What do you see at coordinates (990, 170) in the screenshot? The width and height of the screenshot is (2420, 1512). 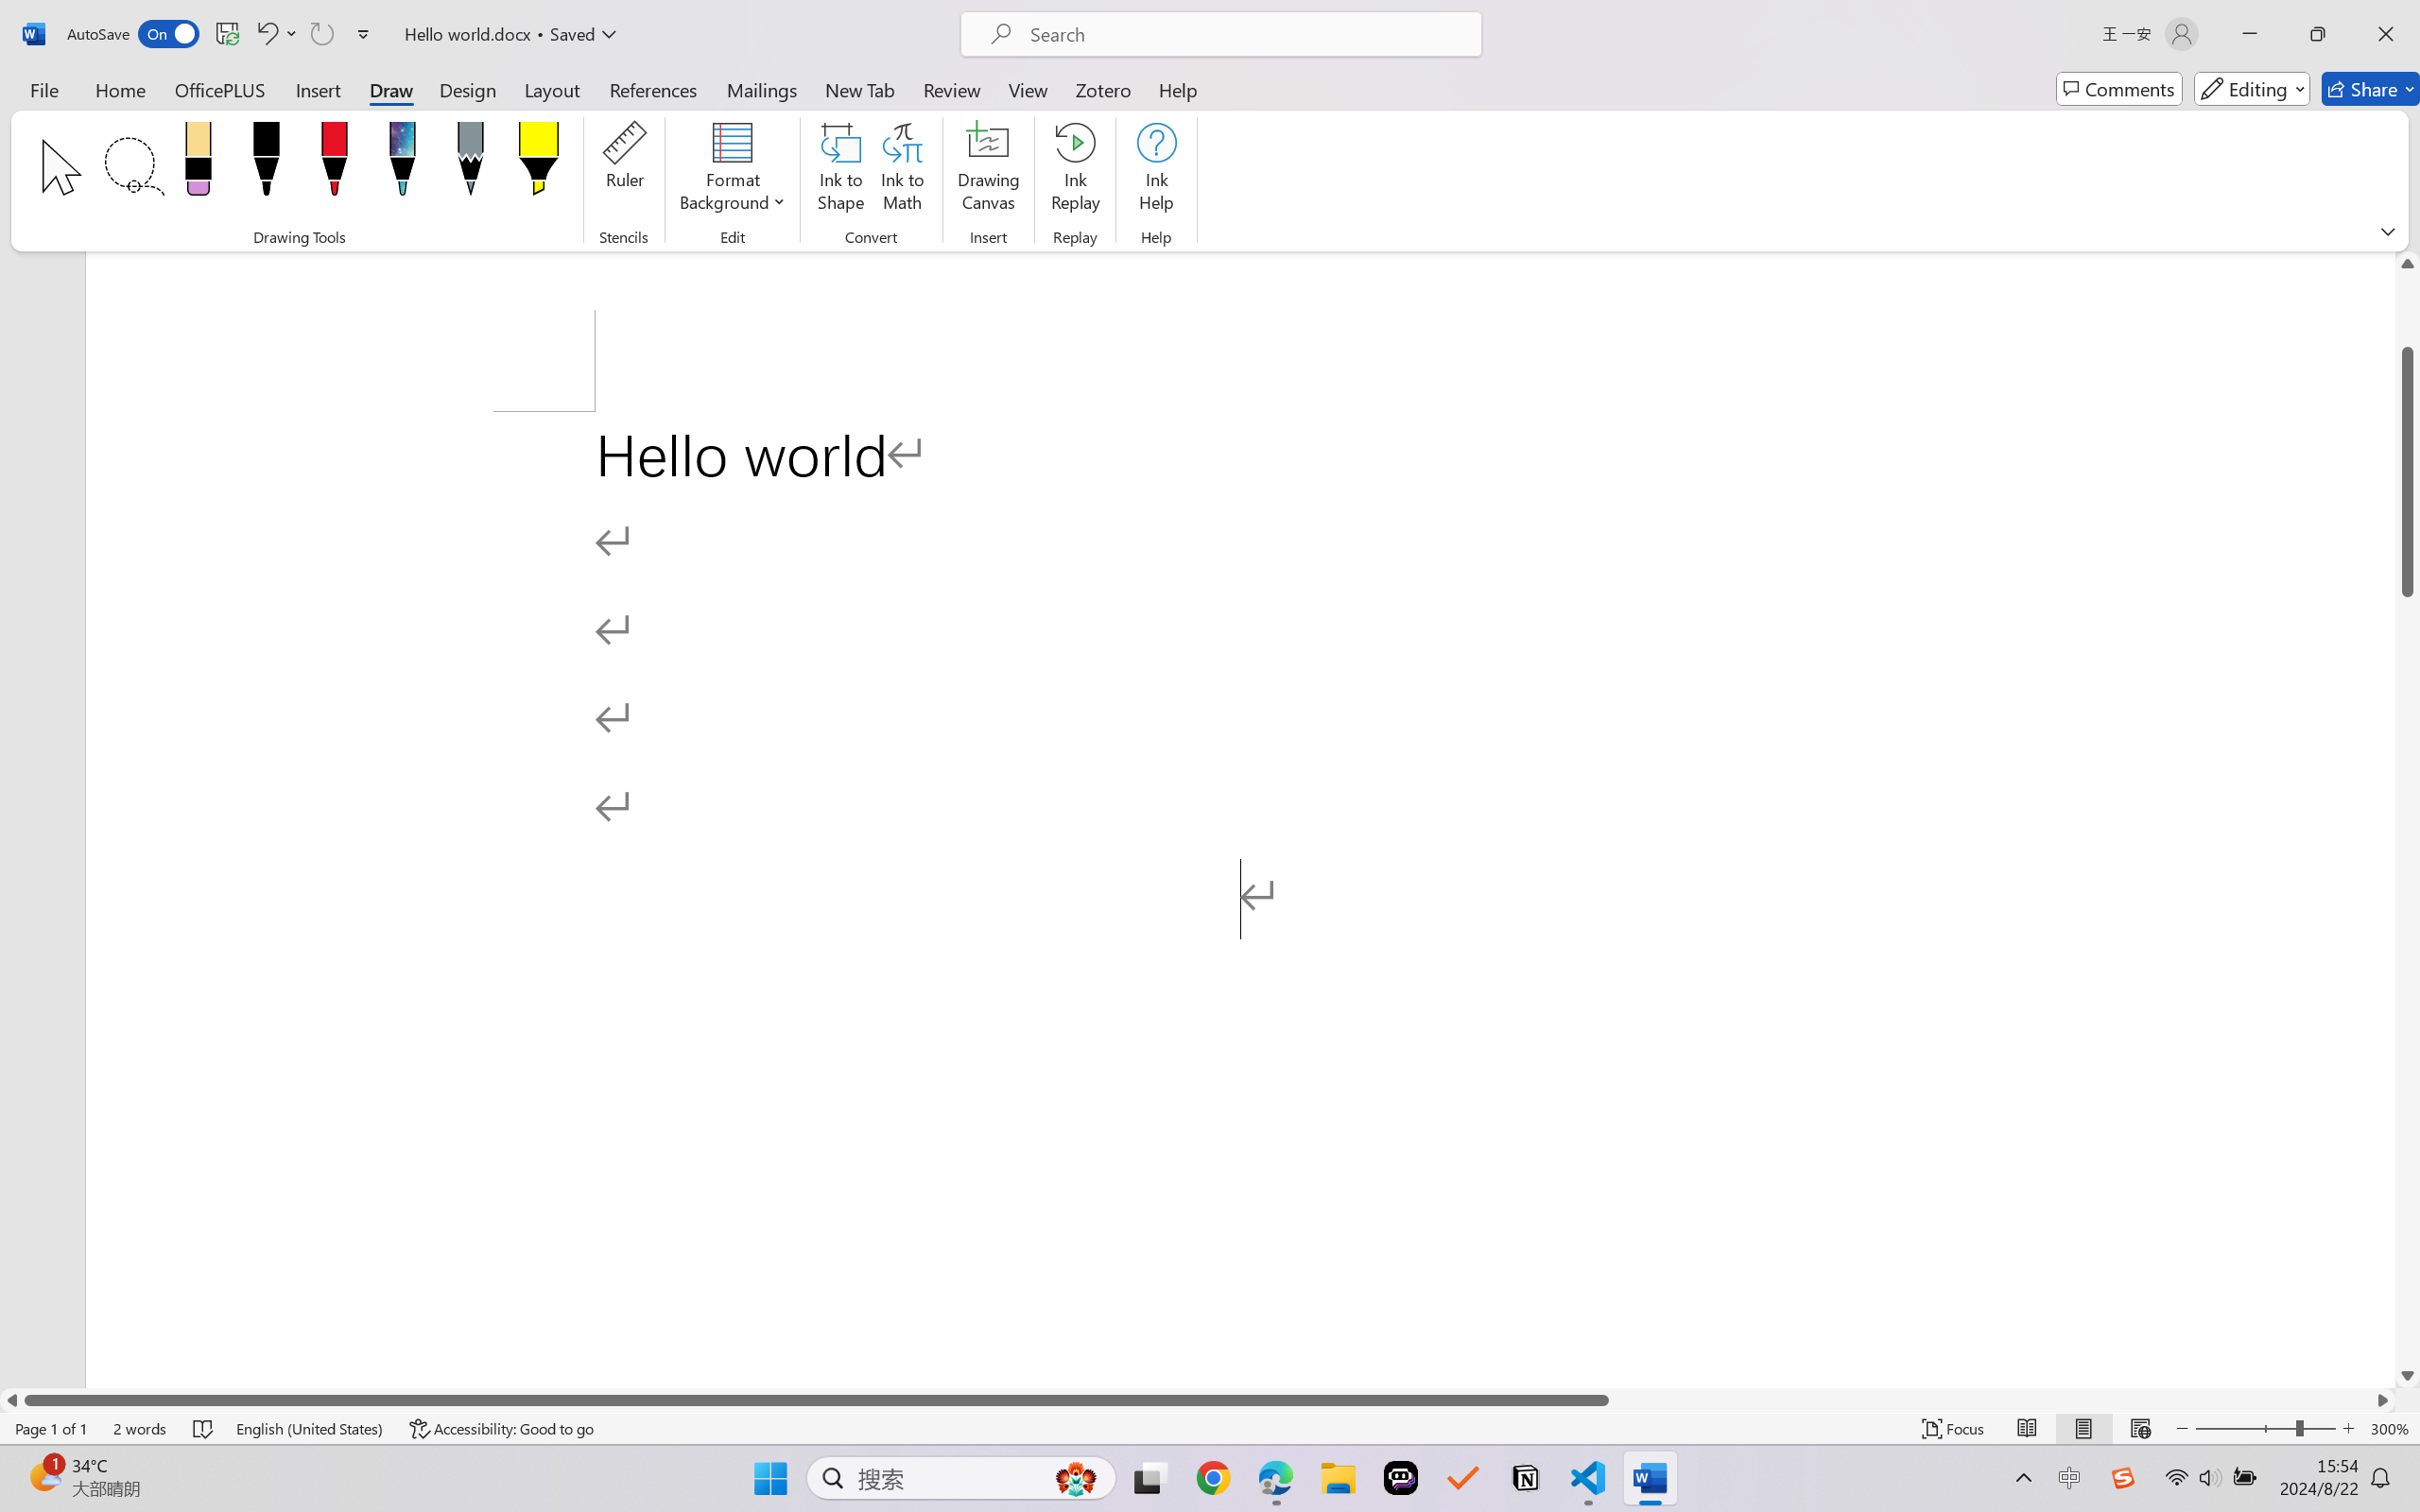 I see `'Drawing Canvas'` at bounding box center [990, 170].